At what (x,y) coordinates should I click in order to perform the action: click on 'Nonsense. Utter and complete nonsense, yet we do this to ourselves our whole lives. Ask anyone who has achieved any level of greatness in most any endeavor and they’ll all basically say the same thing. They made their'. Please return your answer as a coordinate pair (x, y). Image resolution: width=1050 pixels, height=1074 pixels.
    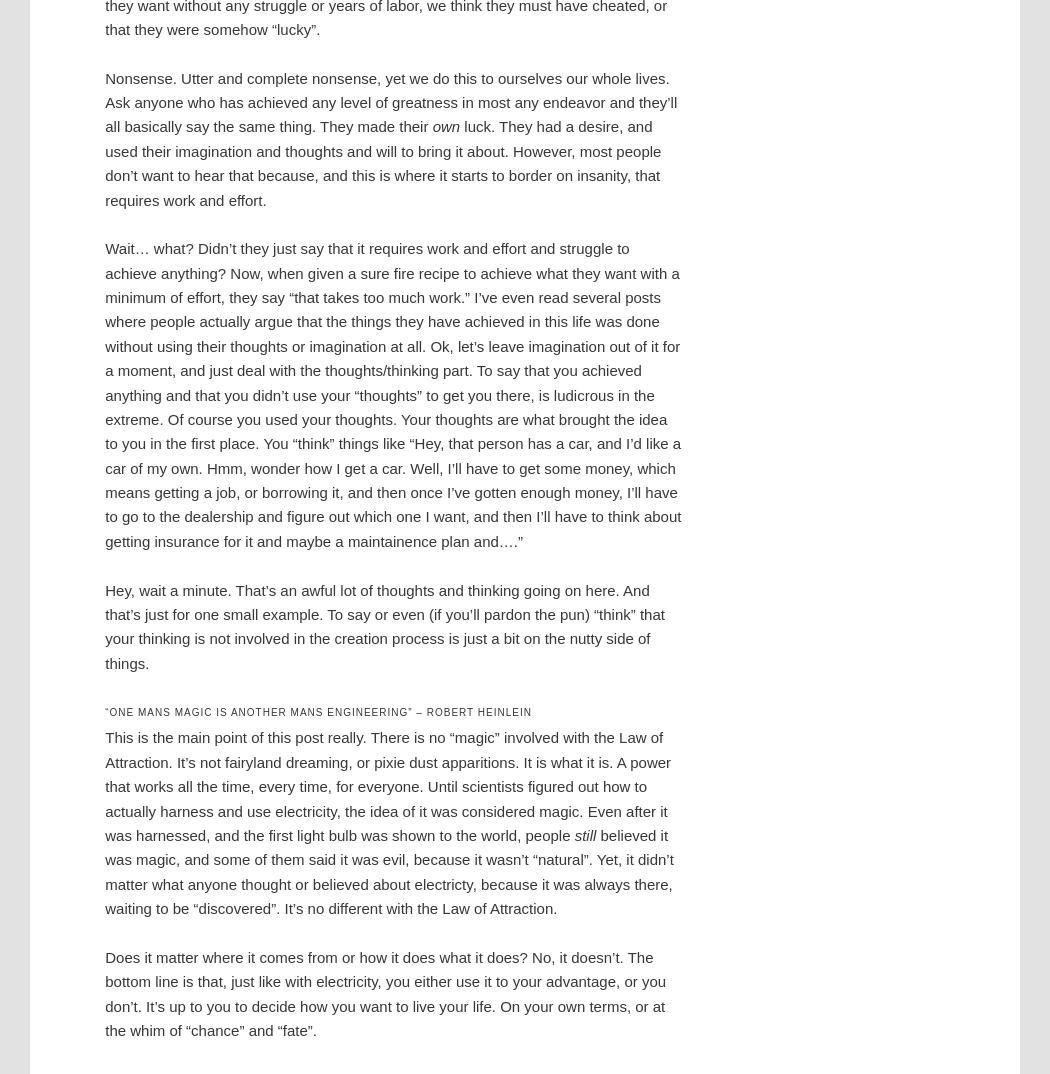
    Looking at the image, I should click on (391, 102).